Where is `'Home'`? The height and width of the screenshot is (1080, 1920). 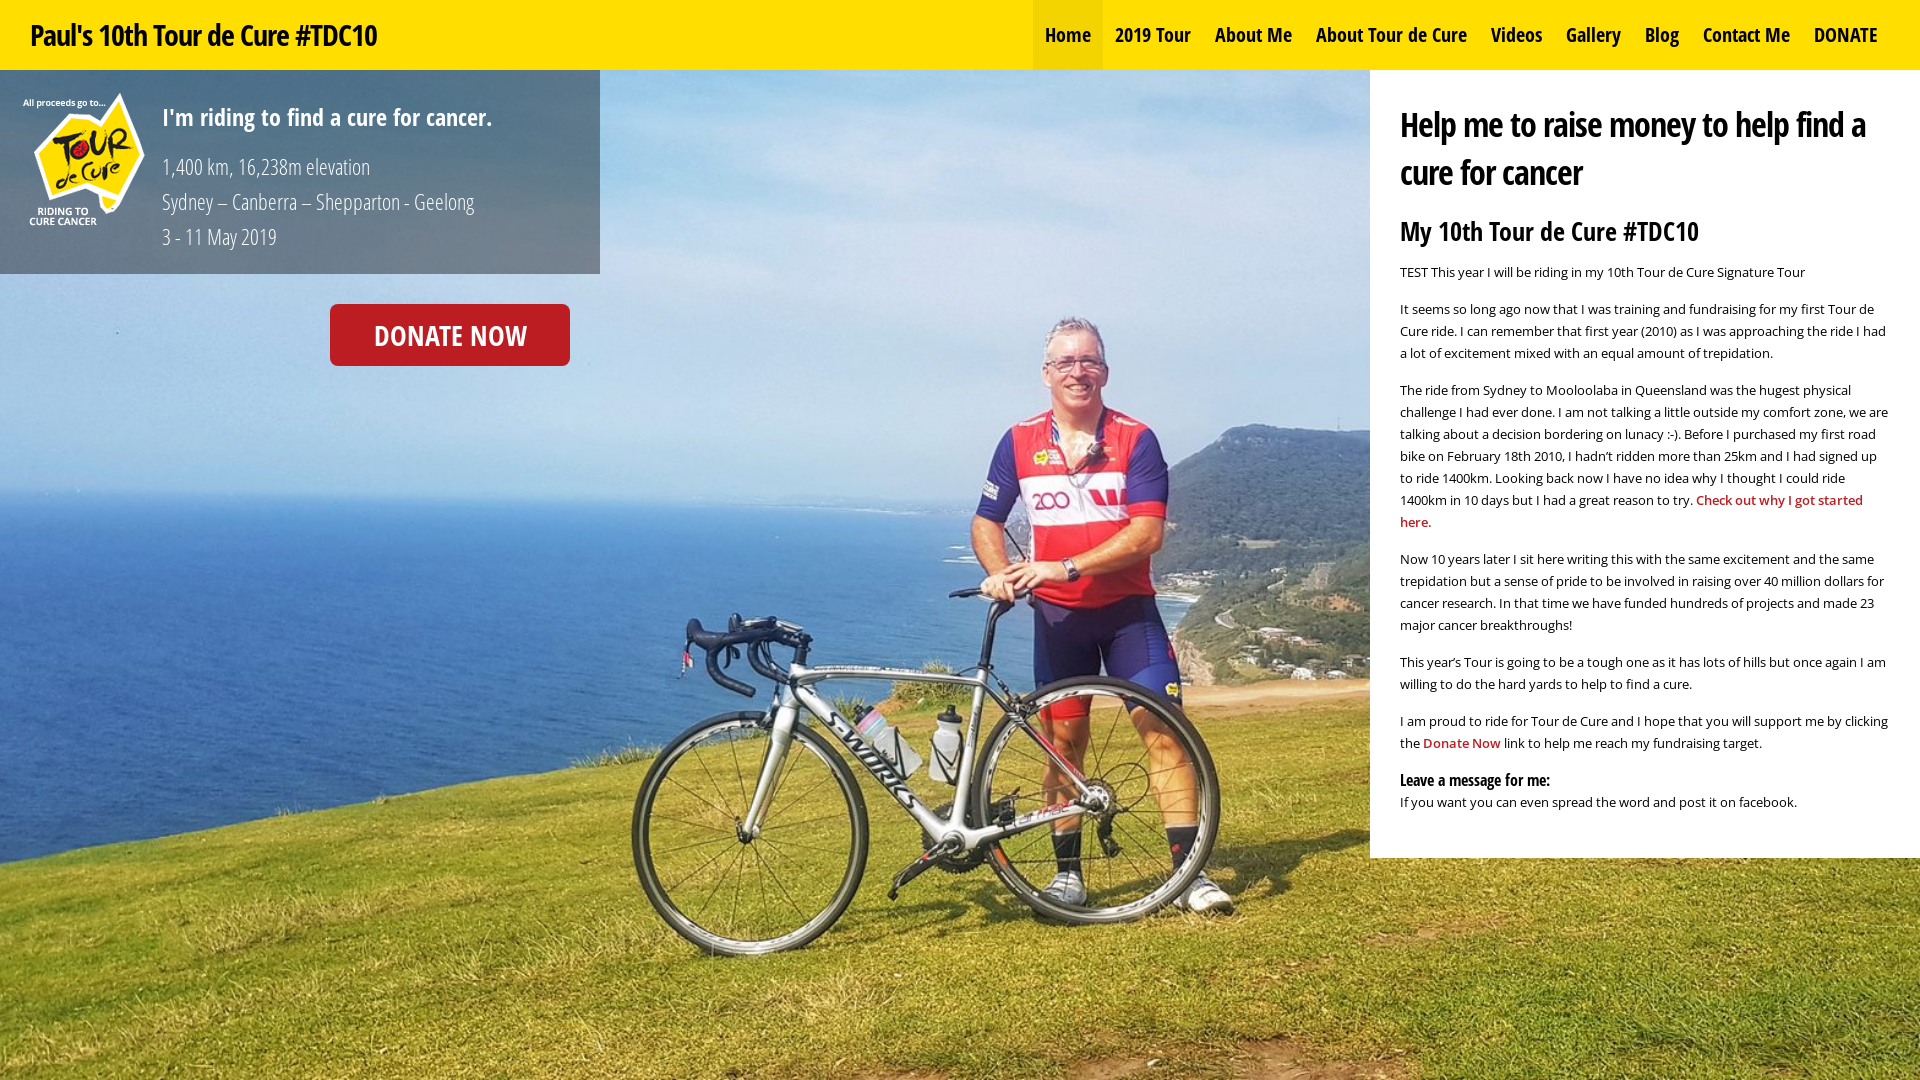 'Home' is located at coordinates (1066, 34).